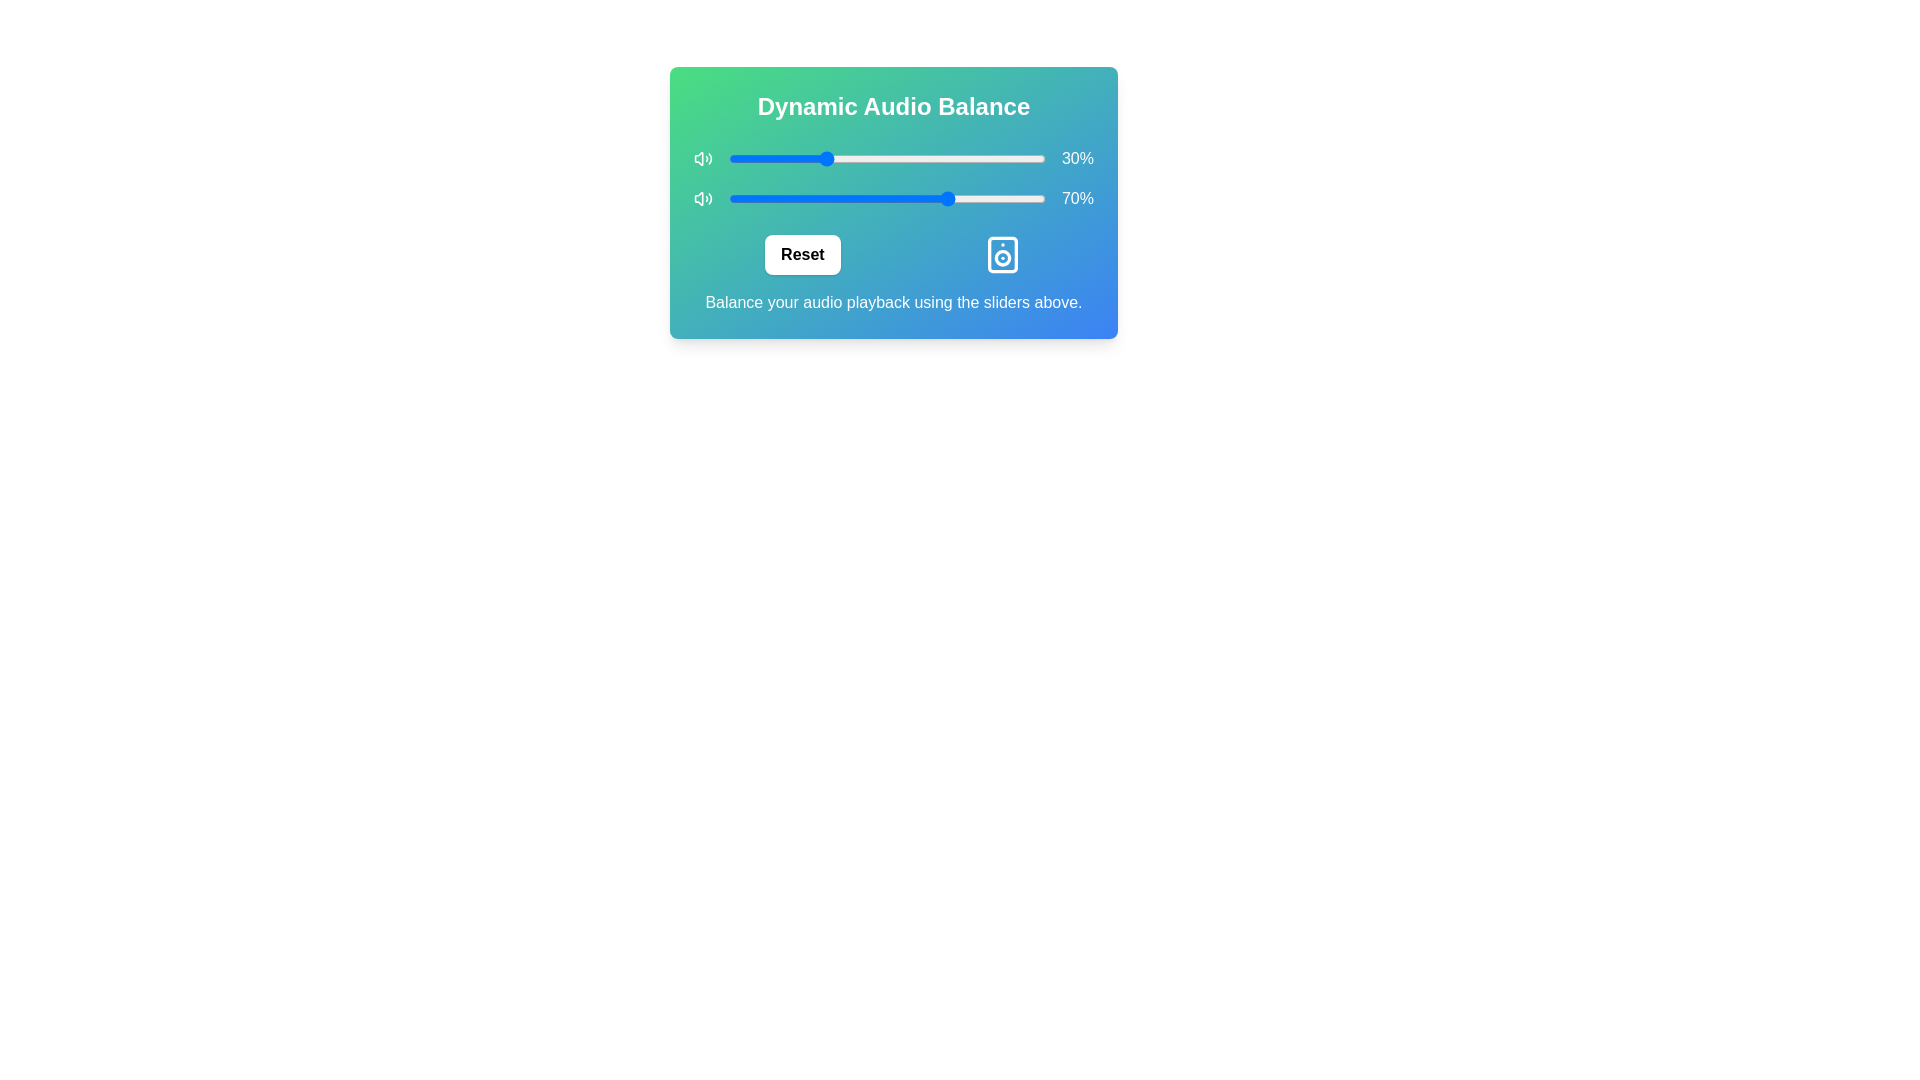 The height and width of the screenshot is (1080, 1920). What do you see at coordinates (1002, 253) in the screenshot?
I see `the speaker icon, which is depicted in white on a blue gradient background and is located to the right of the 'Reset' button` at bounding box center [1002, 253].